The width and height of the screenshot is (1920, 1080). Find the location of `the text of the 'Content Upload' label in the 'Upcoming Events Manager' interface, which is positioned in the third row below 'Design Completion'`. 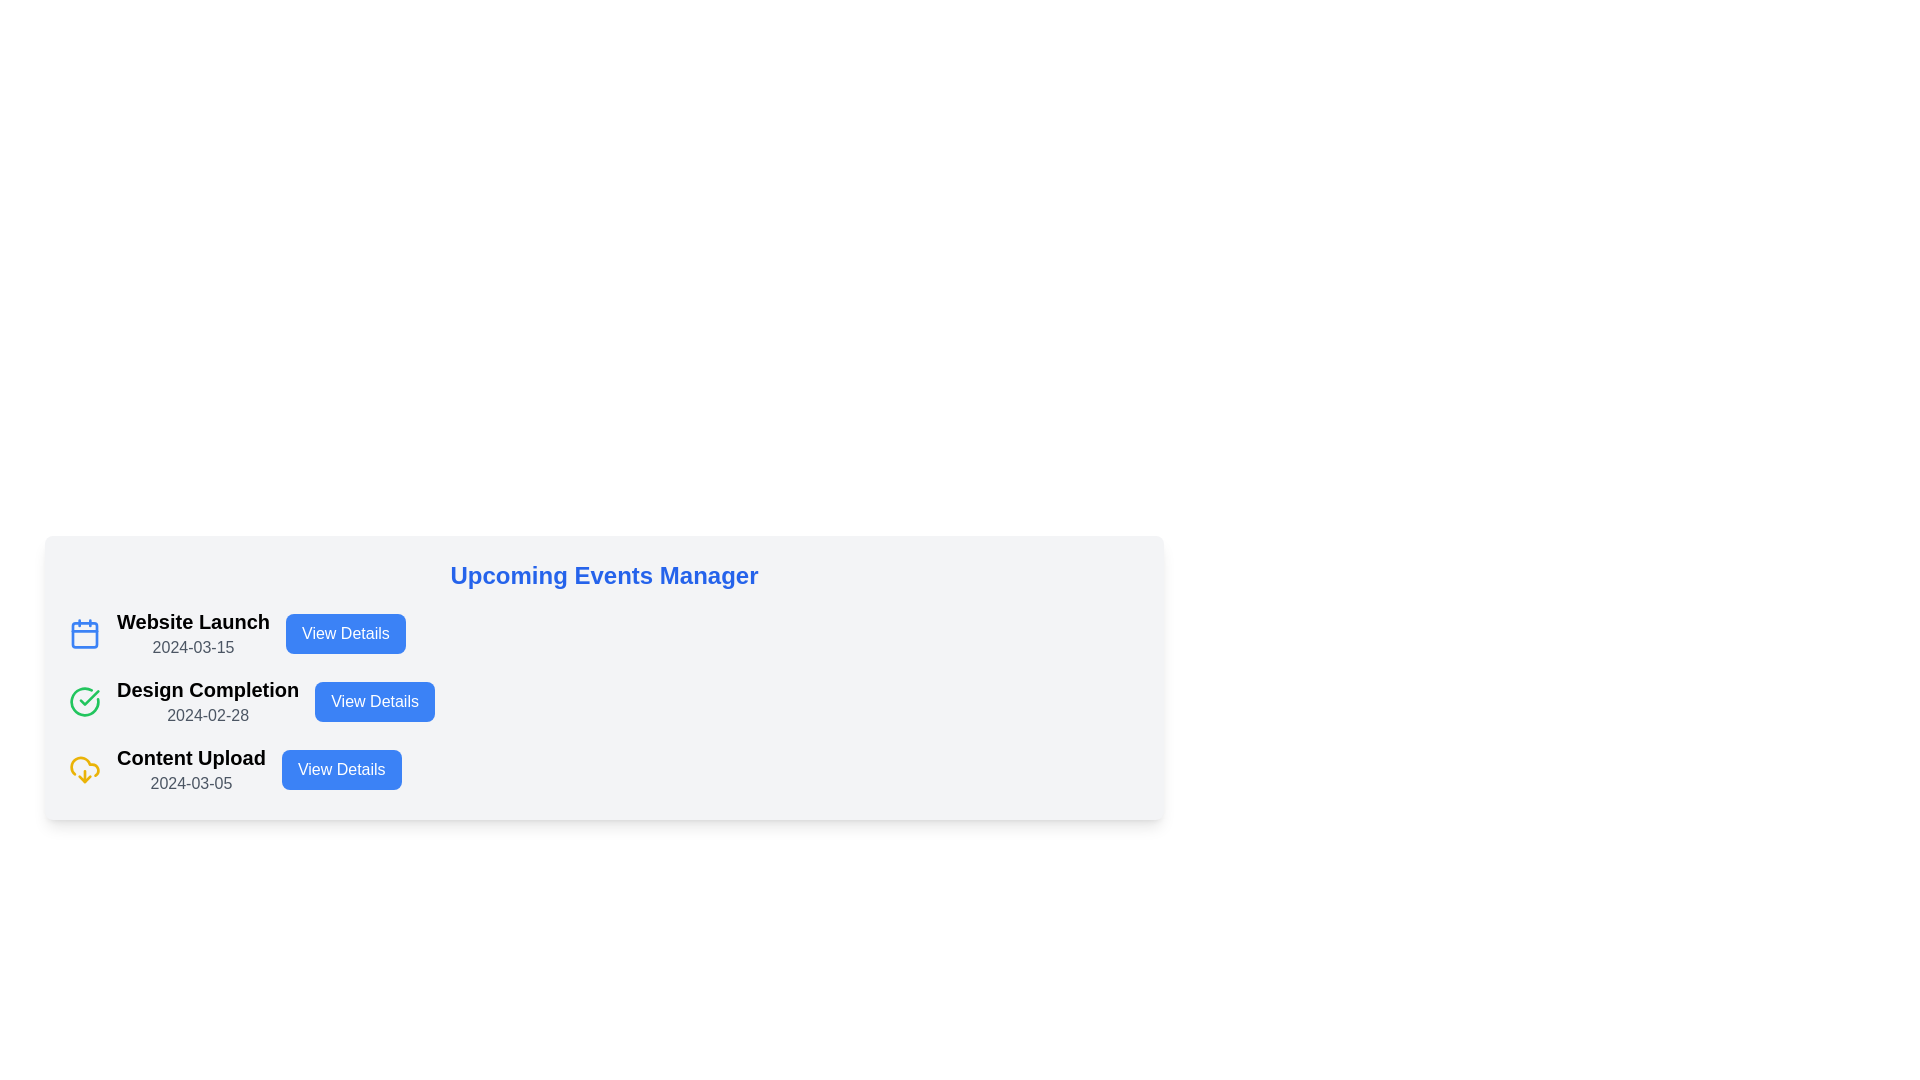

the text of the 'Content Upload' label in the 'Upcoming Events Manager' interface, which is positioned in the third row below 'Design Completion' is located at coordinates (191, 758).